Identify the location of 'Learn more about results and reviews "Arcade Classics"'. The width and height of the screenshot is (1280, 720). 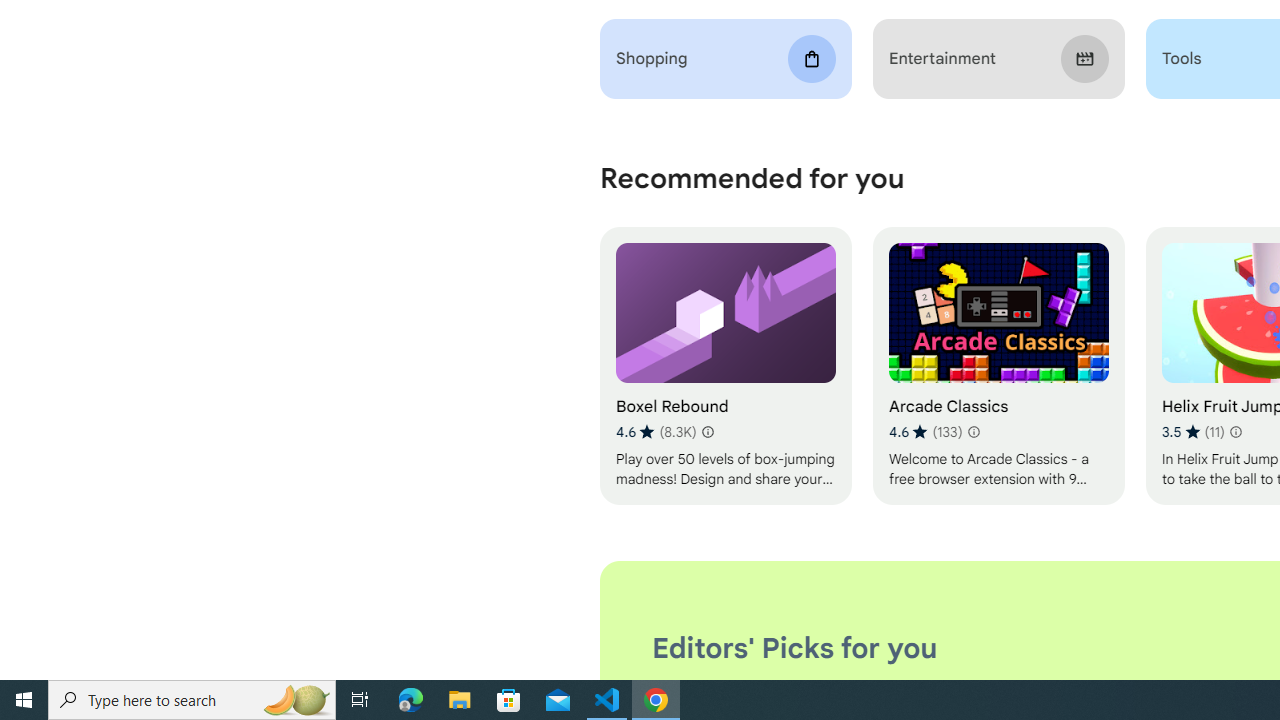
(972, 431).